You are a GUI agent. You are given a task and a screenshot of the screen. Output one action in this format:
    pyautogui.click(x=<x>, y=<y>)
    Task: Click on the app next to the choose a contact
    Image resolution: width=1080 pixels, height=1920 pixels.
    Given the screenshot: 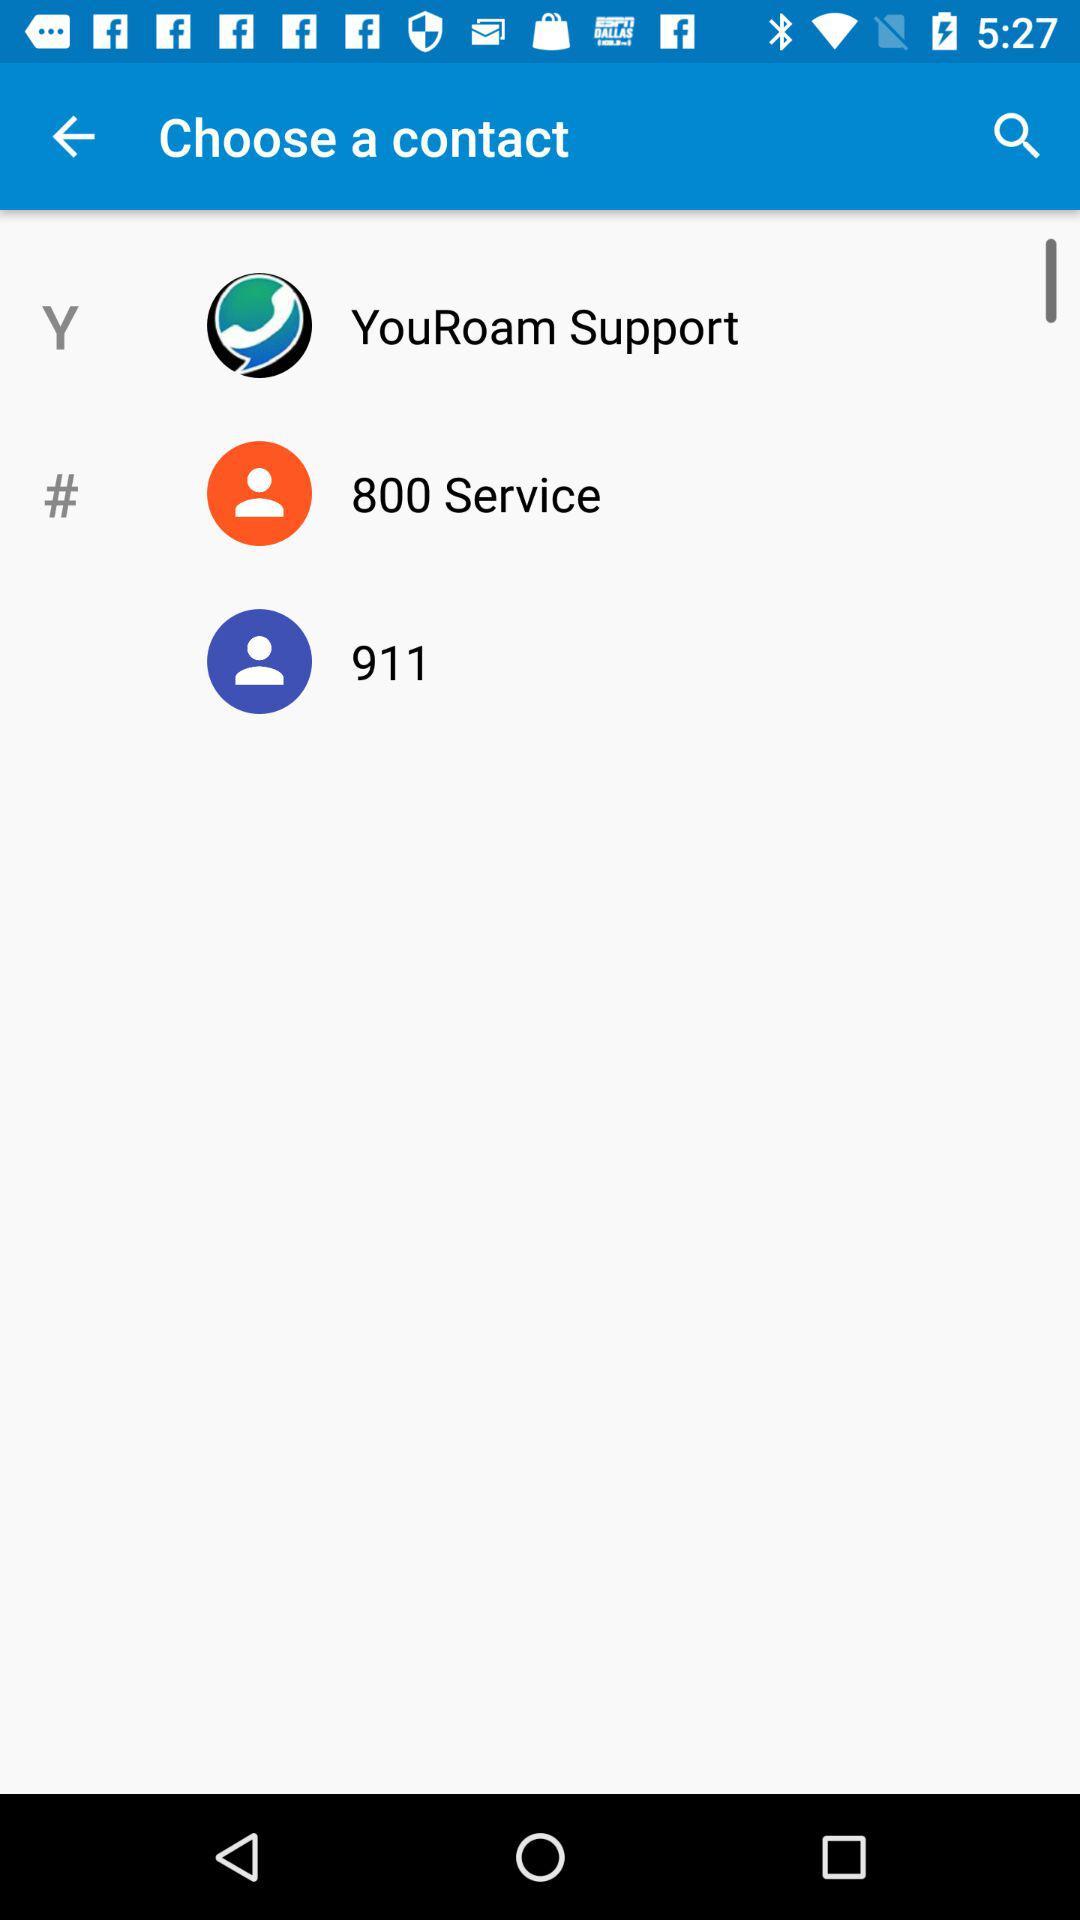 What is the action you would take?
    pyautogui.click(x=1017, y=135)
    